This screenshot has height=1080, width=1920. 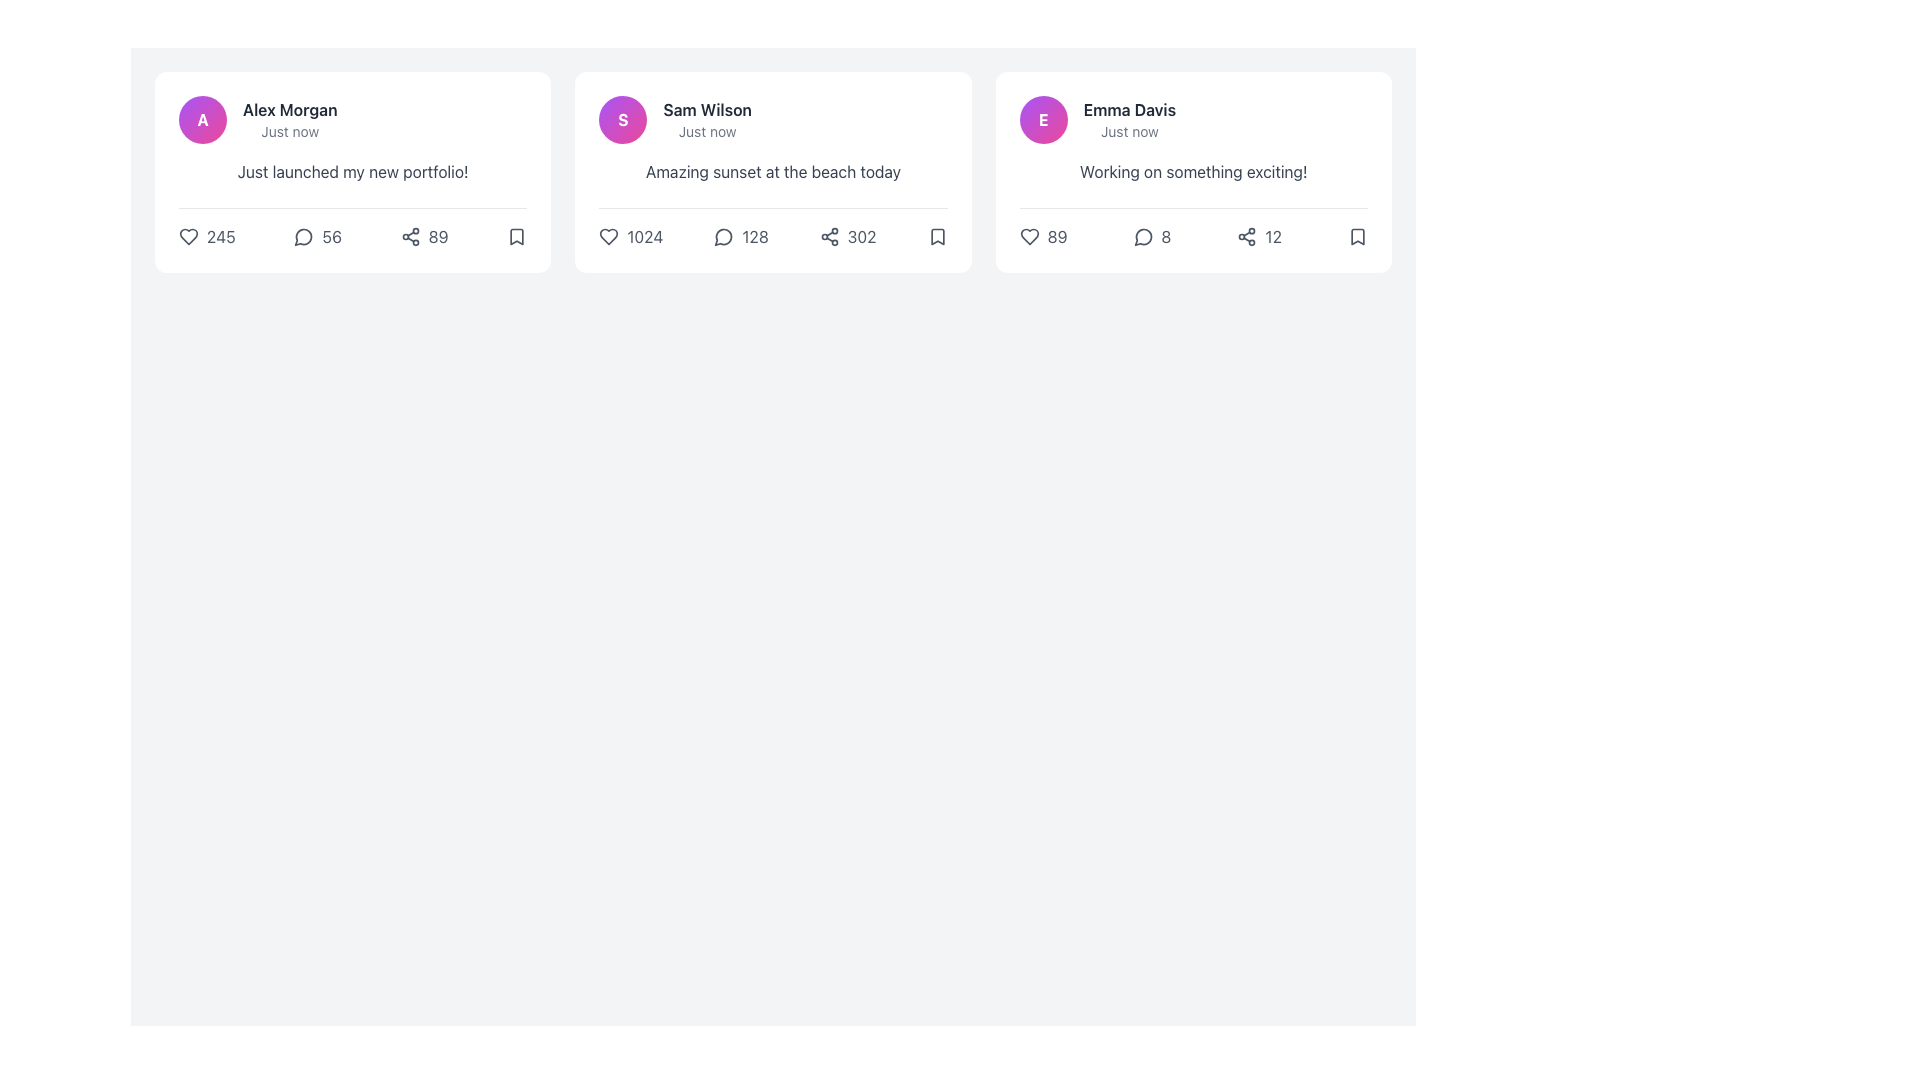 What do you see at coordinates (517, 235) in the screenshot?
I see `the bookmarking icon located in the bottom-right corner of the 'Alex Morgan' post card` at bounding box center [517, 235].